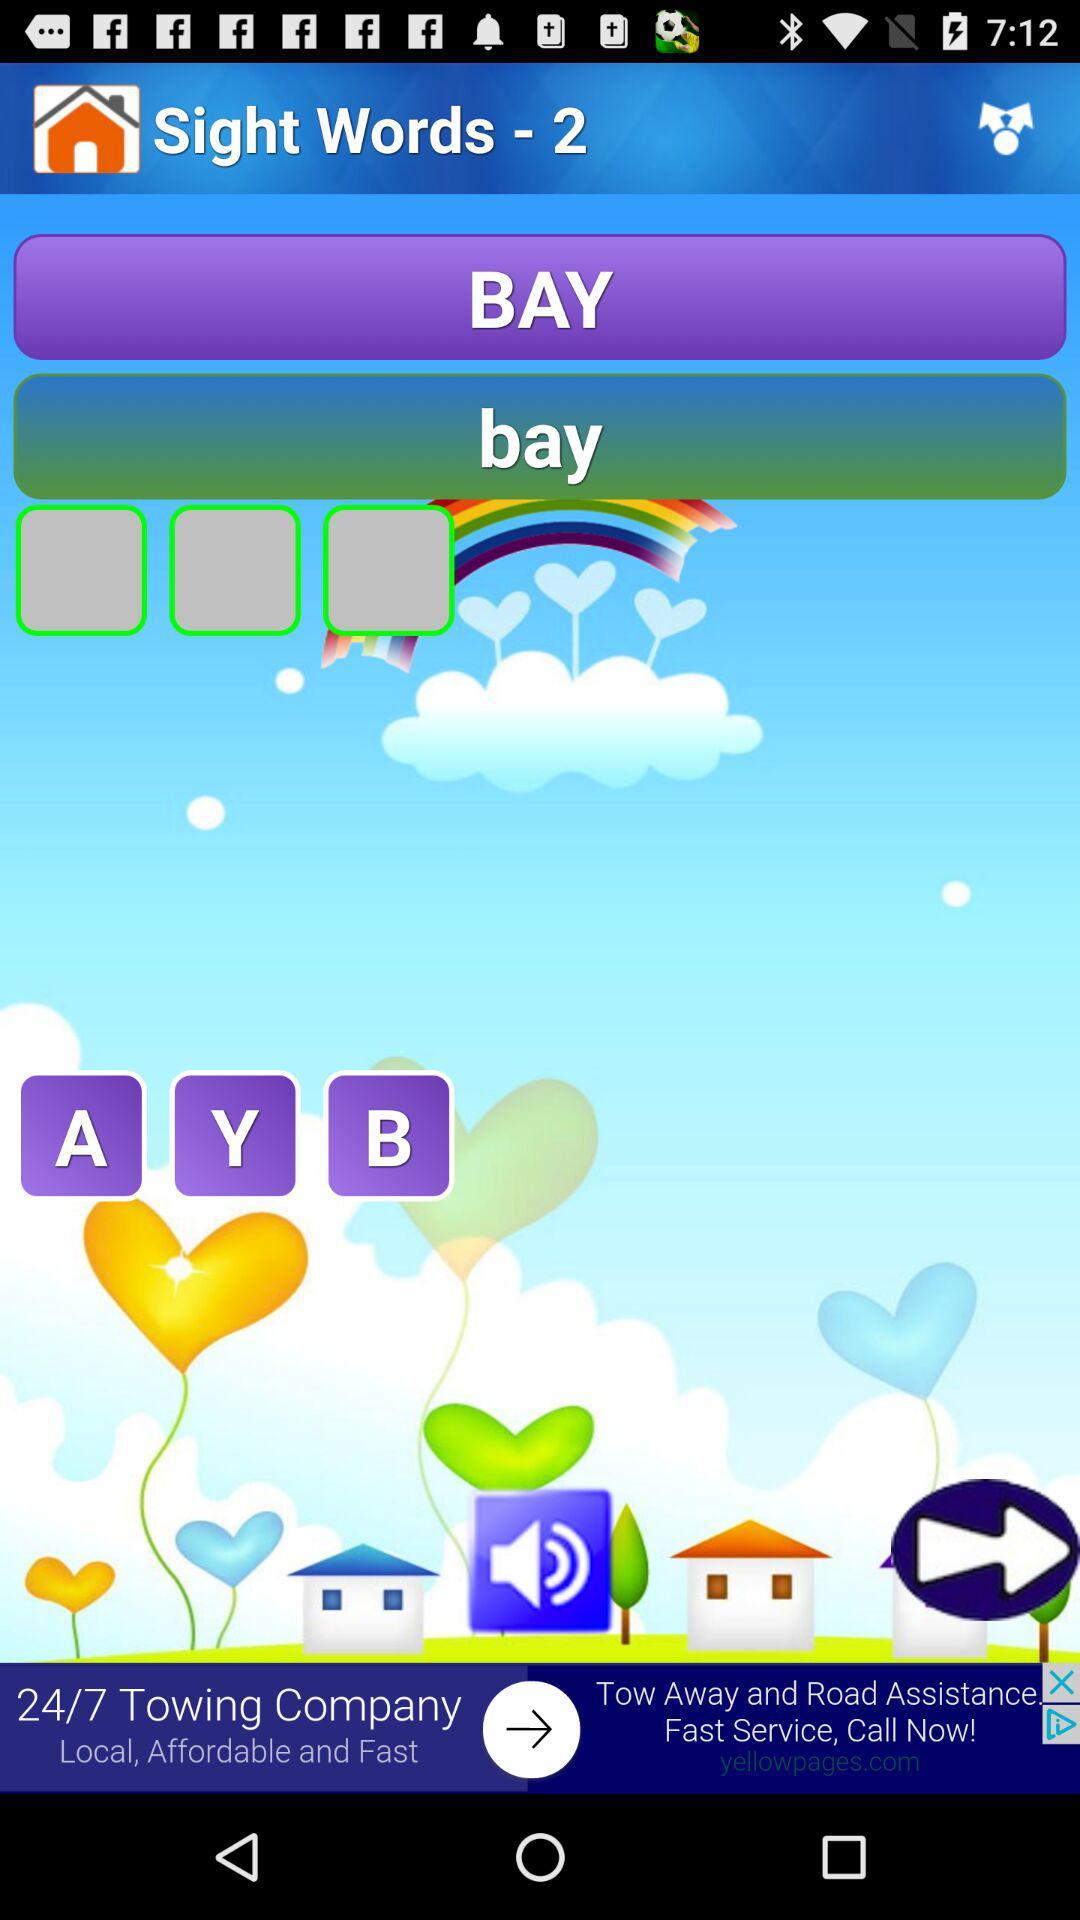 Image resolution: width=1080 pixels, height=1920 pixels. I want to click on advertisement link, so click(540, 1727).